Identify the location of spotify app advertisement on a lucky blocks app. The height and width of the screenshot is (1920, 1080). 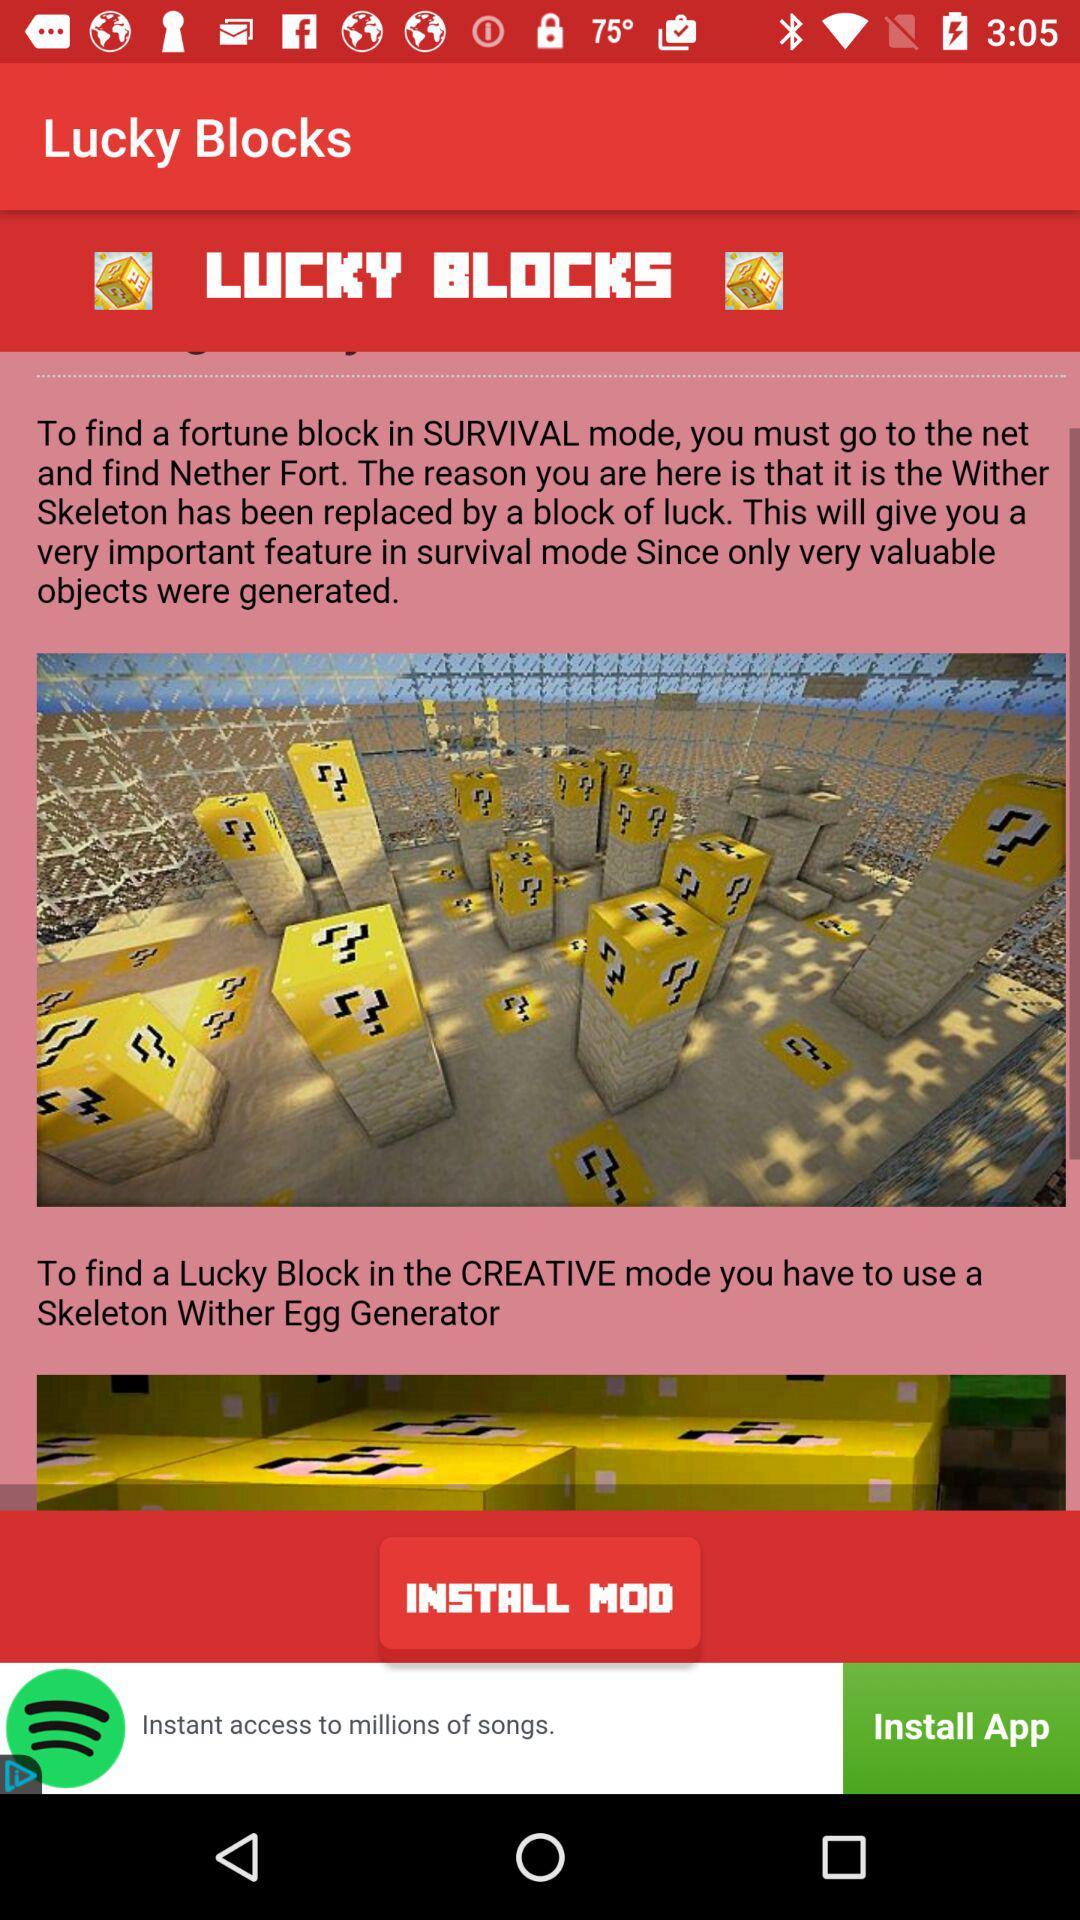
(540, 1727).